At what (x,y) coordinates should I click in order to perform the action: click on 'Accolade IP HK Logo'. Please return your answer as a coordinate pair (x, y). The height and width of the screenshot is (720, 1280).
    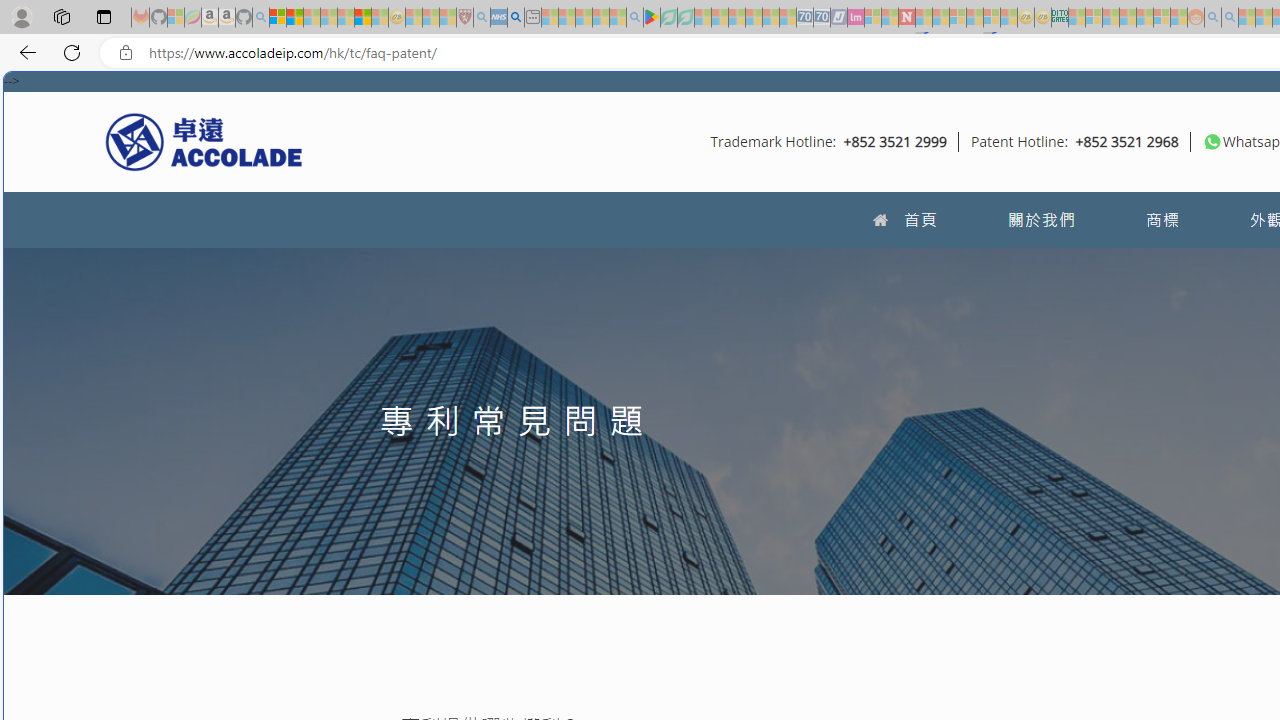
    Looking at the image, I should click on (204, 140).